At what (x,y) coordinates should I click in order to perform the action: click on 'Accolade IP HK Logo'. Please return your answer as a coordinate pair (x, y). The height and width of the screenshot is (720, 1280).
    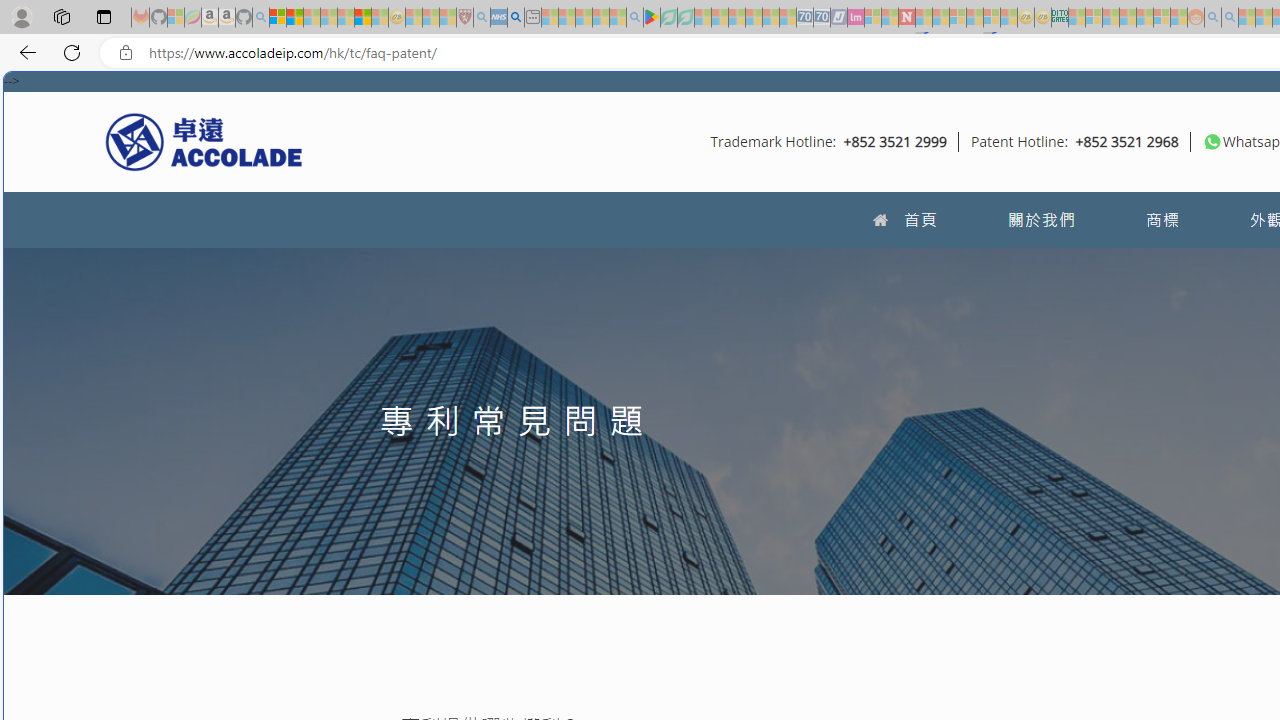
    Looking at the image, I should click on (204, 140).